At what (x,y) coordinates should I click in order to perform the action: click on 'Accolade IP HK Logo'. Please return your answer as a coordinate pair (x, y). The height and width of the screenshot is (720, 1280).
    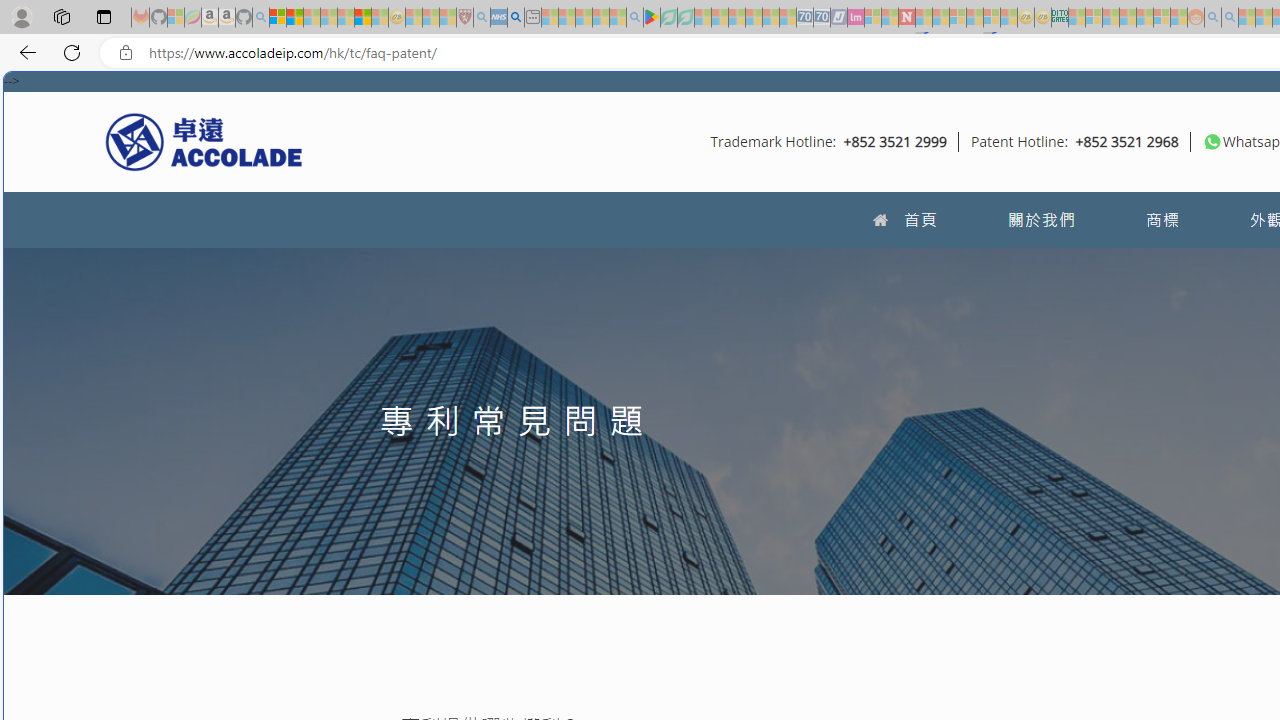
    Looking at the image, I should click on (204, 140).